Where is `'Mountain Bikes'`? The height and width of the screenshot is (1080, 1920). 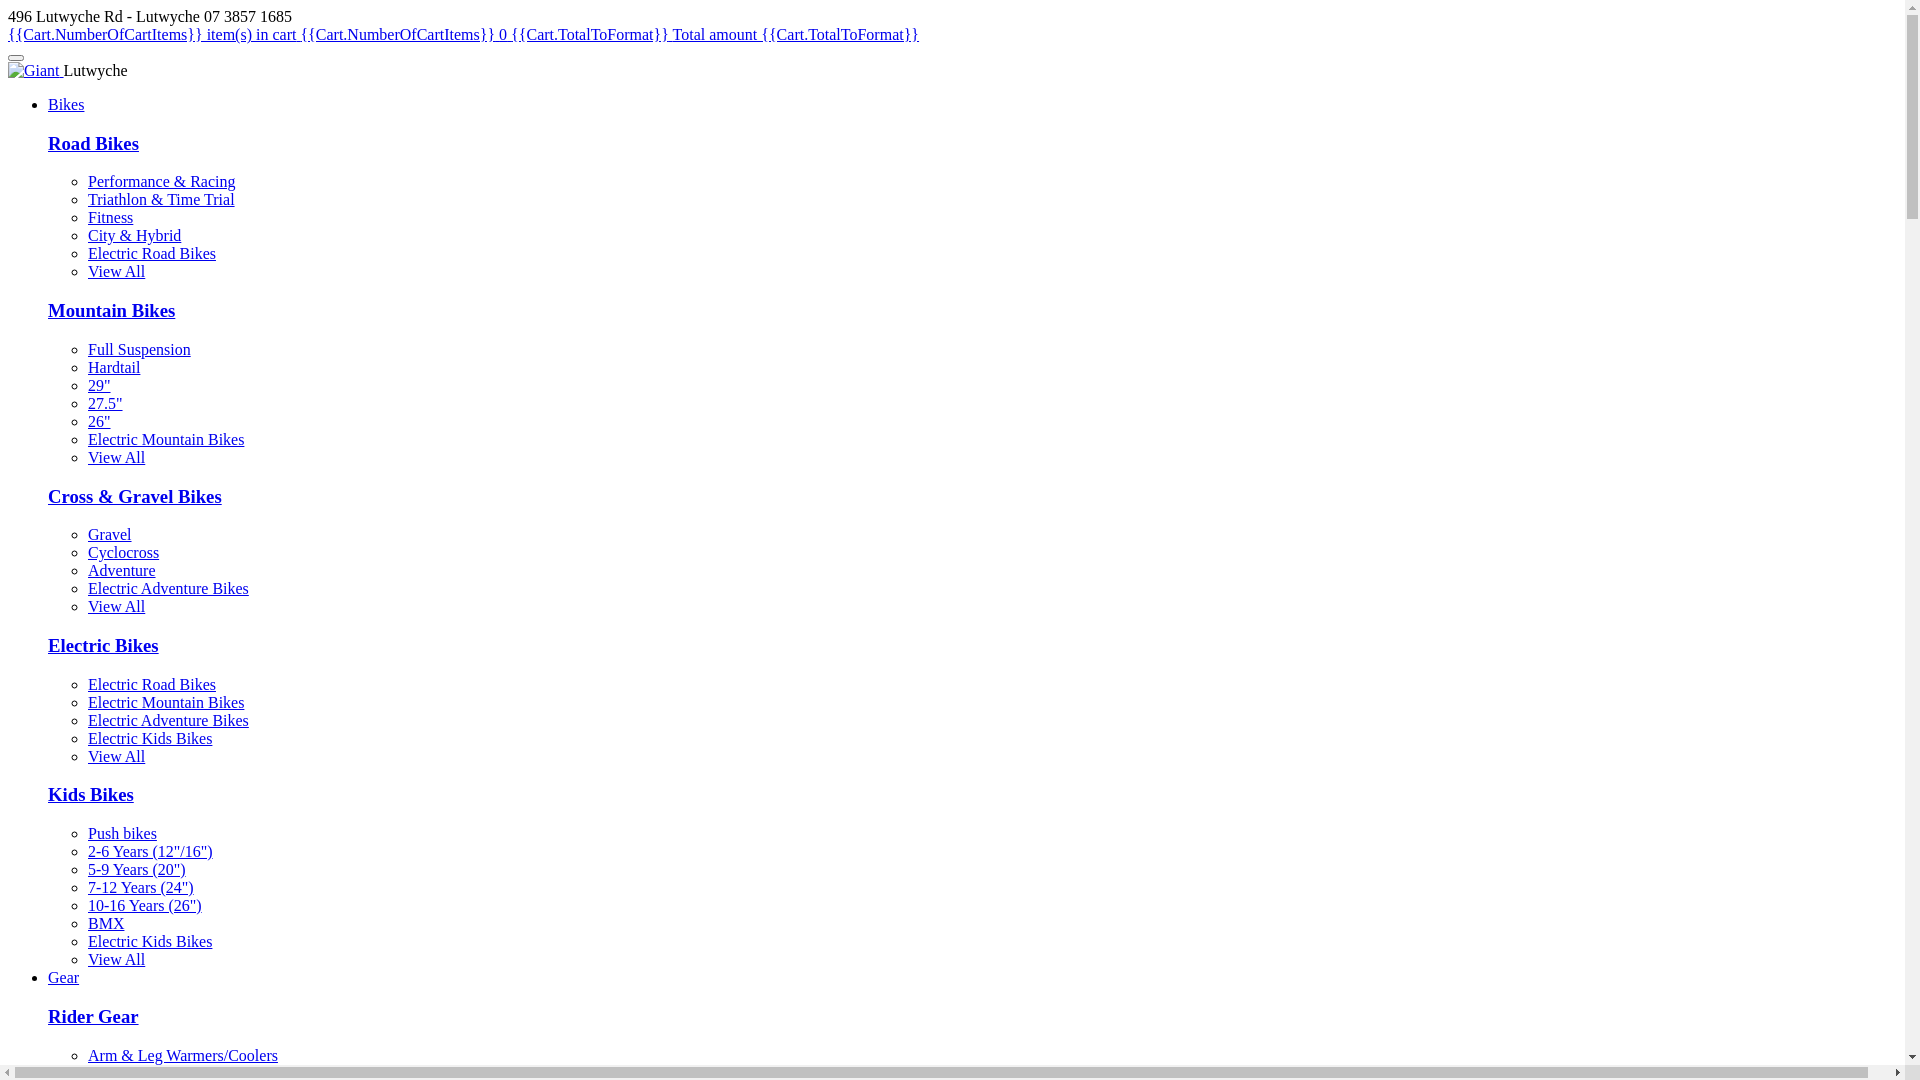 'Mountain Bikes' is located at coordinates (110, 310).